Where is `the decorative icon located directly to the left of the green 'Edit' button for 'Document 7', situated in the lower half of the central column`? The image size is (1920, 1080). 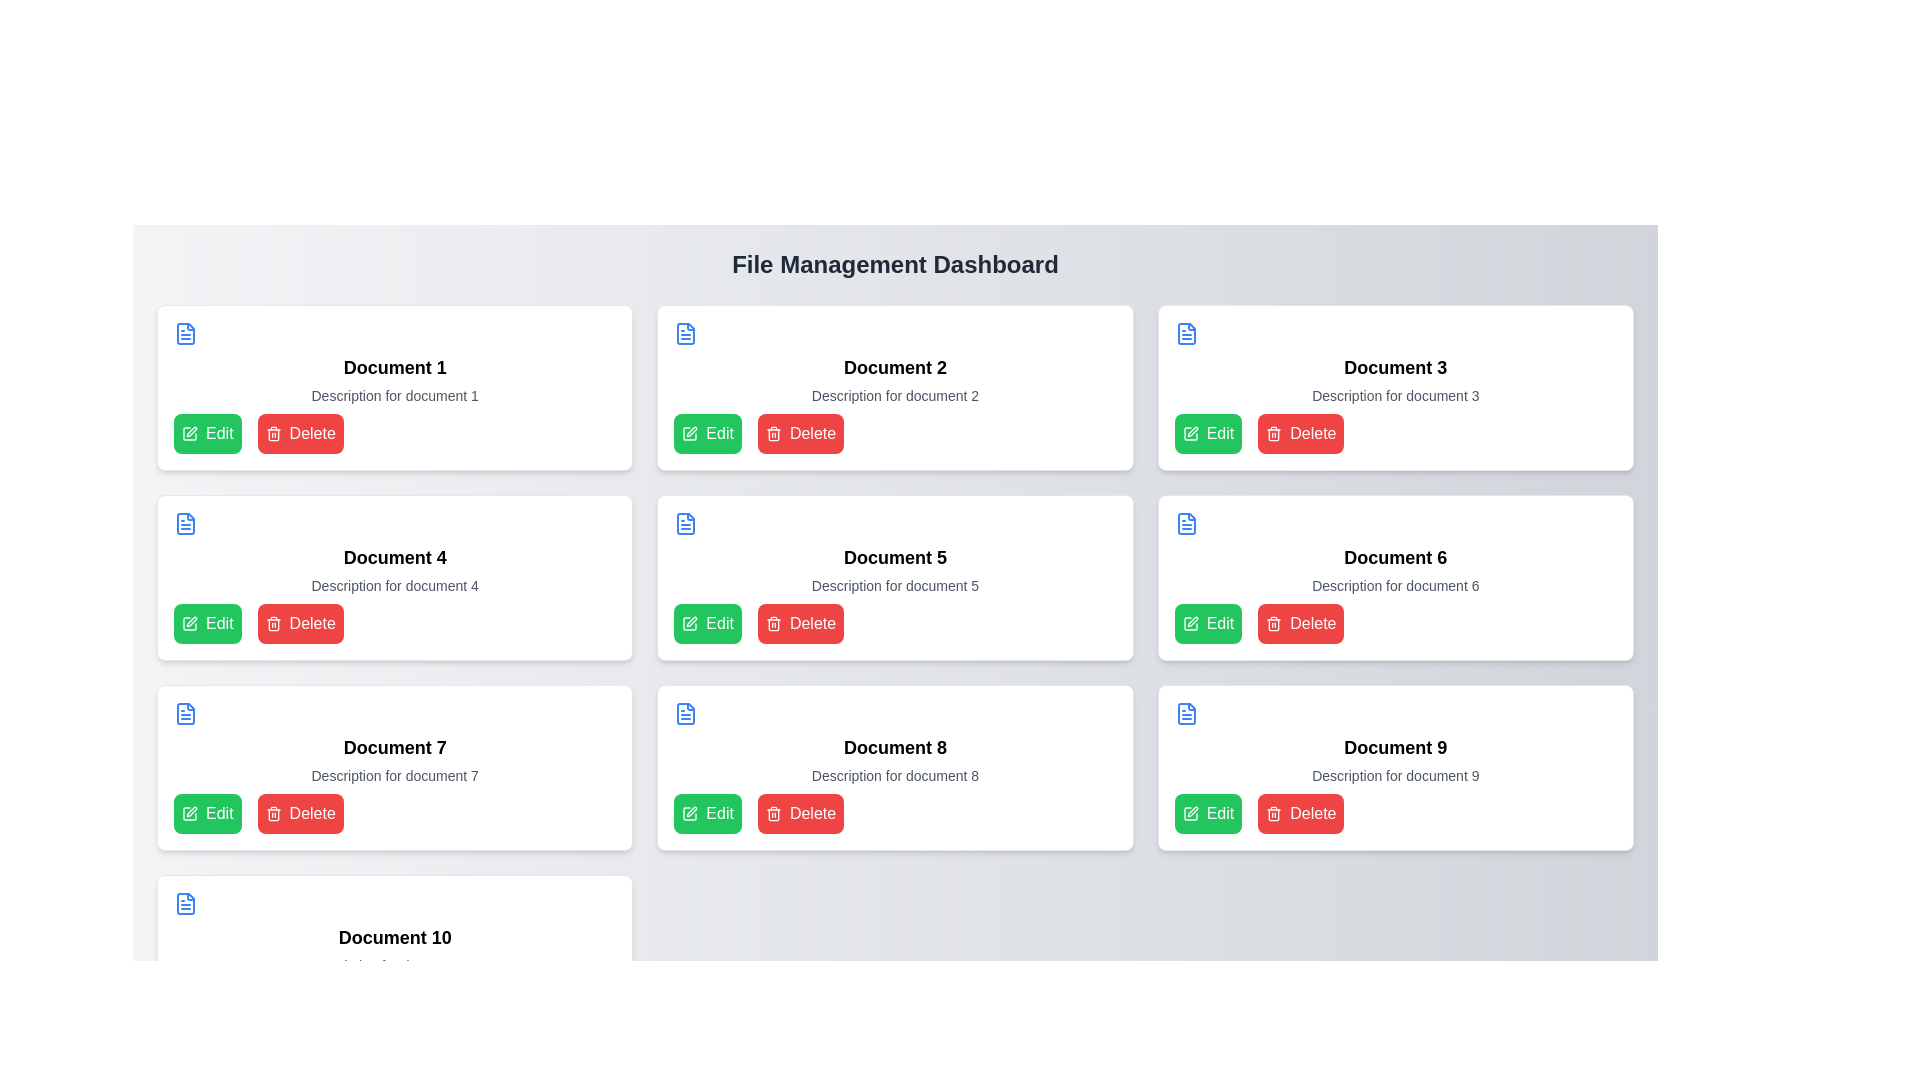 the decorative icon located directly to the left of the green 'Edit' button for 'Document 7', situated in the lower half of the central column is located at coordinates (190, 813).